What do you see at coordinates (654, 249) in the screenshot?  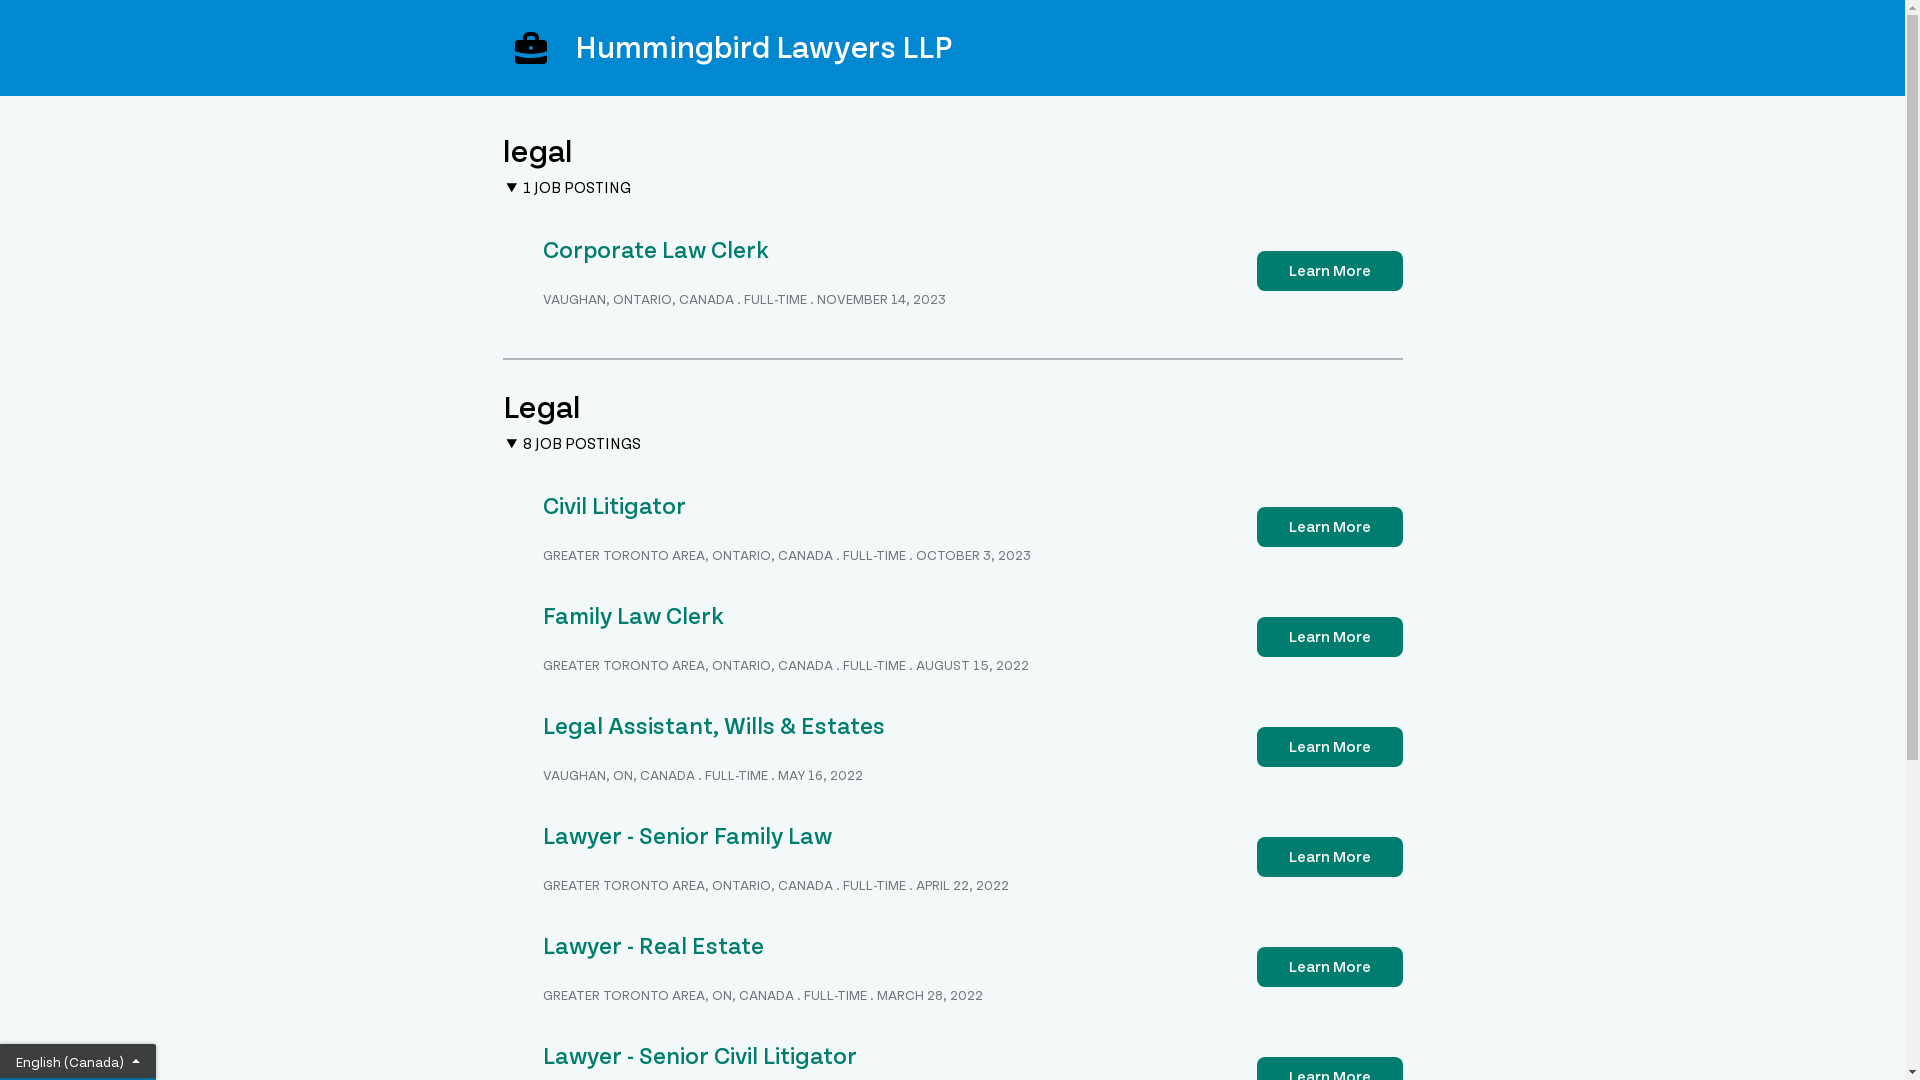 I see `'Corporate Law Clerk'` at bounding box center [654, 249].